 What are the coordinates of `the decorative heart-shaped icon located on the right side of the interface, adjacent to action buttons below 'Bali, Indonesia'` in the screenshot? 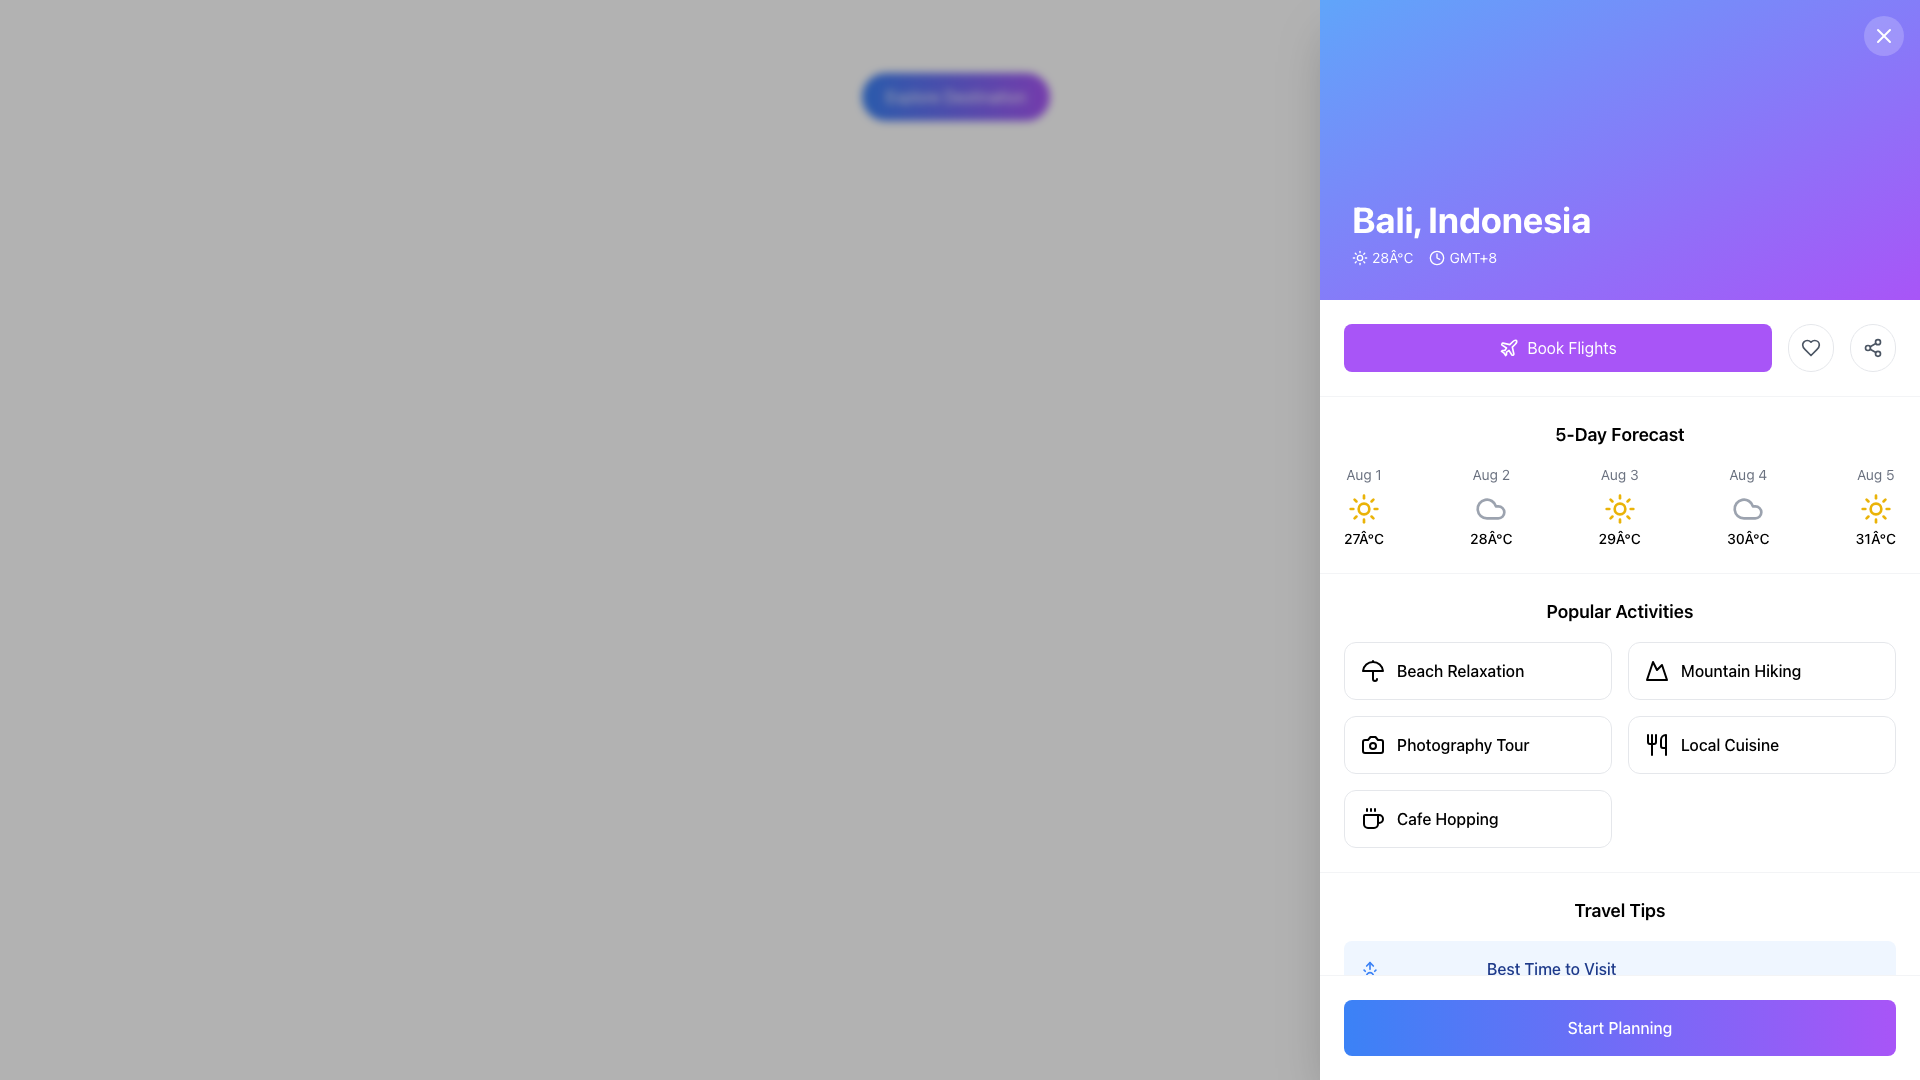 It's located at (1810, 346).